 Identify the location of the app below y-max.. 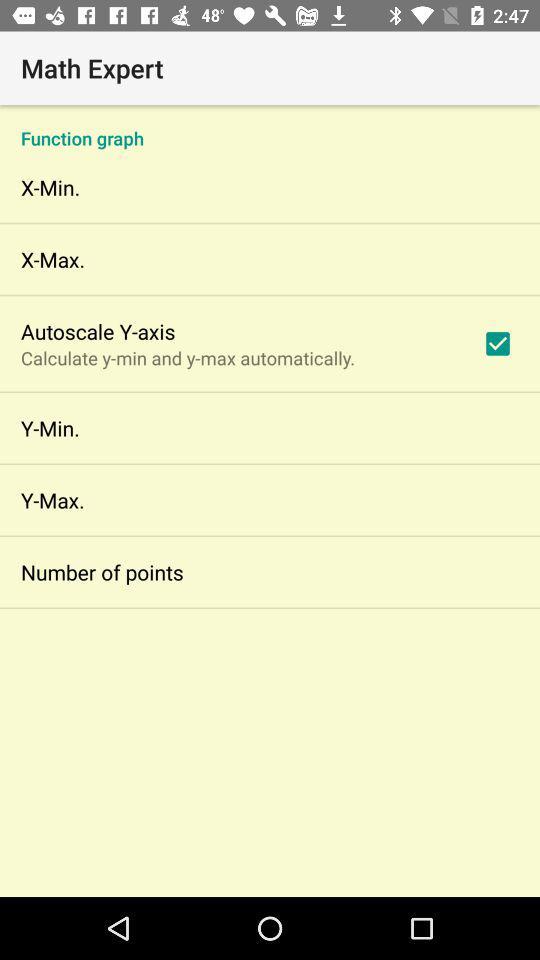
(102, 572).